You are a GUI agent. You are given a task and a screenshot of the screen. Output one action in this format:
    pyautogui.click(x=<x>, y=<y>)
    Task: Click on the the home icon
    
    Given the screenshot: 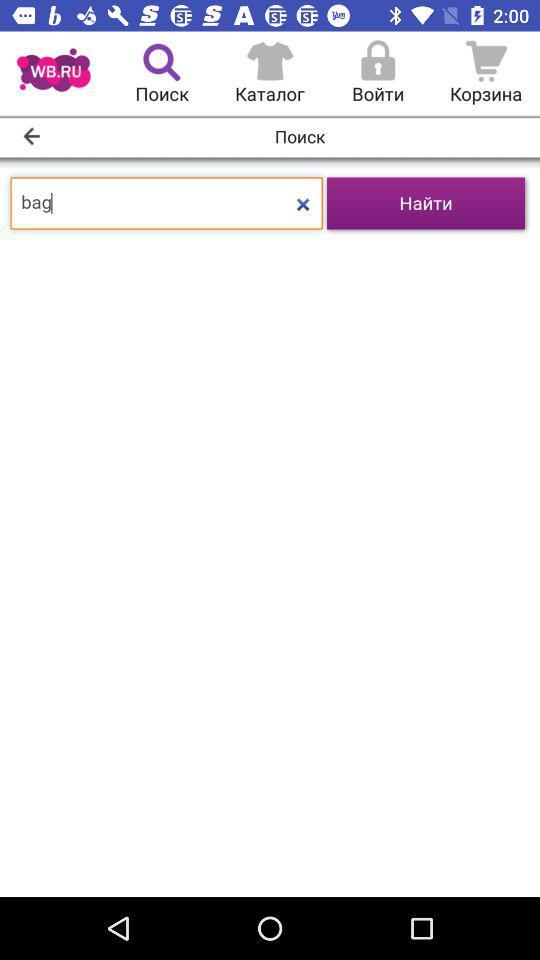 What is the action you would take?
    pyautogui.click(x=270, y=73)
    